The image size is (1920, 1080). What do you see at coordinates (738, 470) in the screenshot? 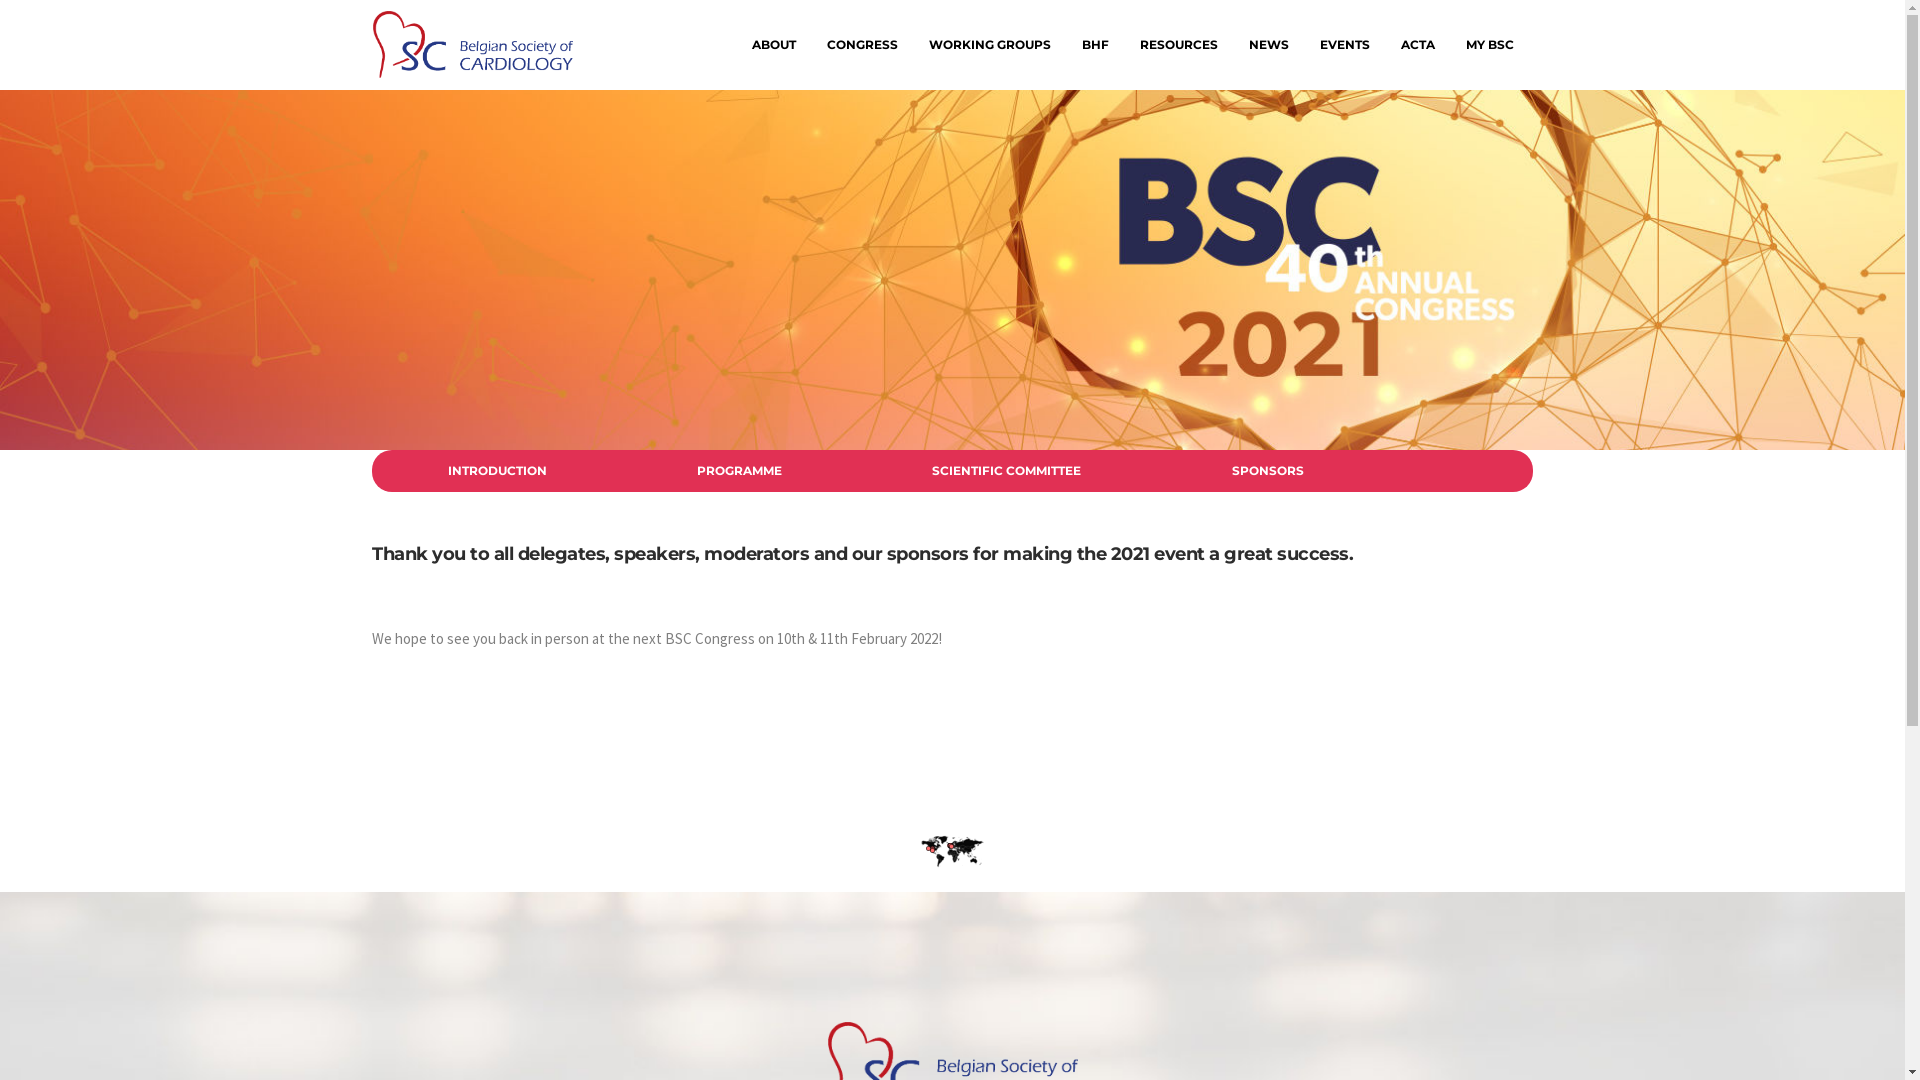
I see `'PROGRAMME'` at bounding box center [738, 470].